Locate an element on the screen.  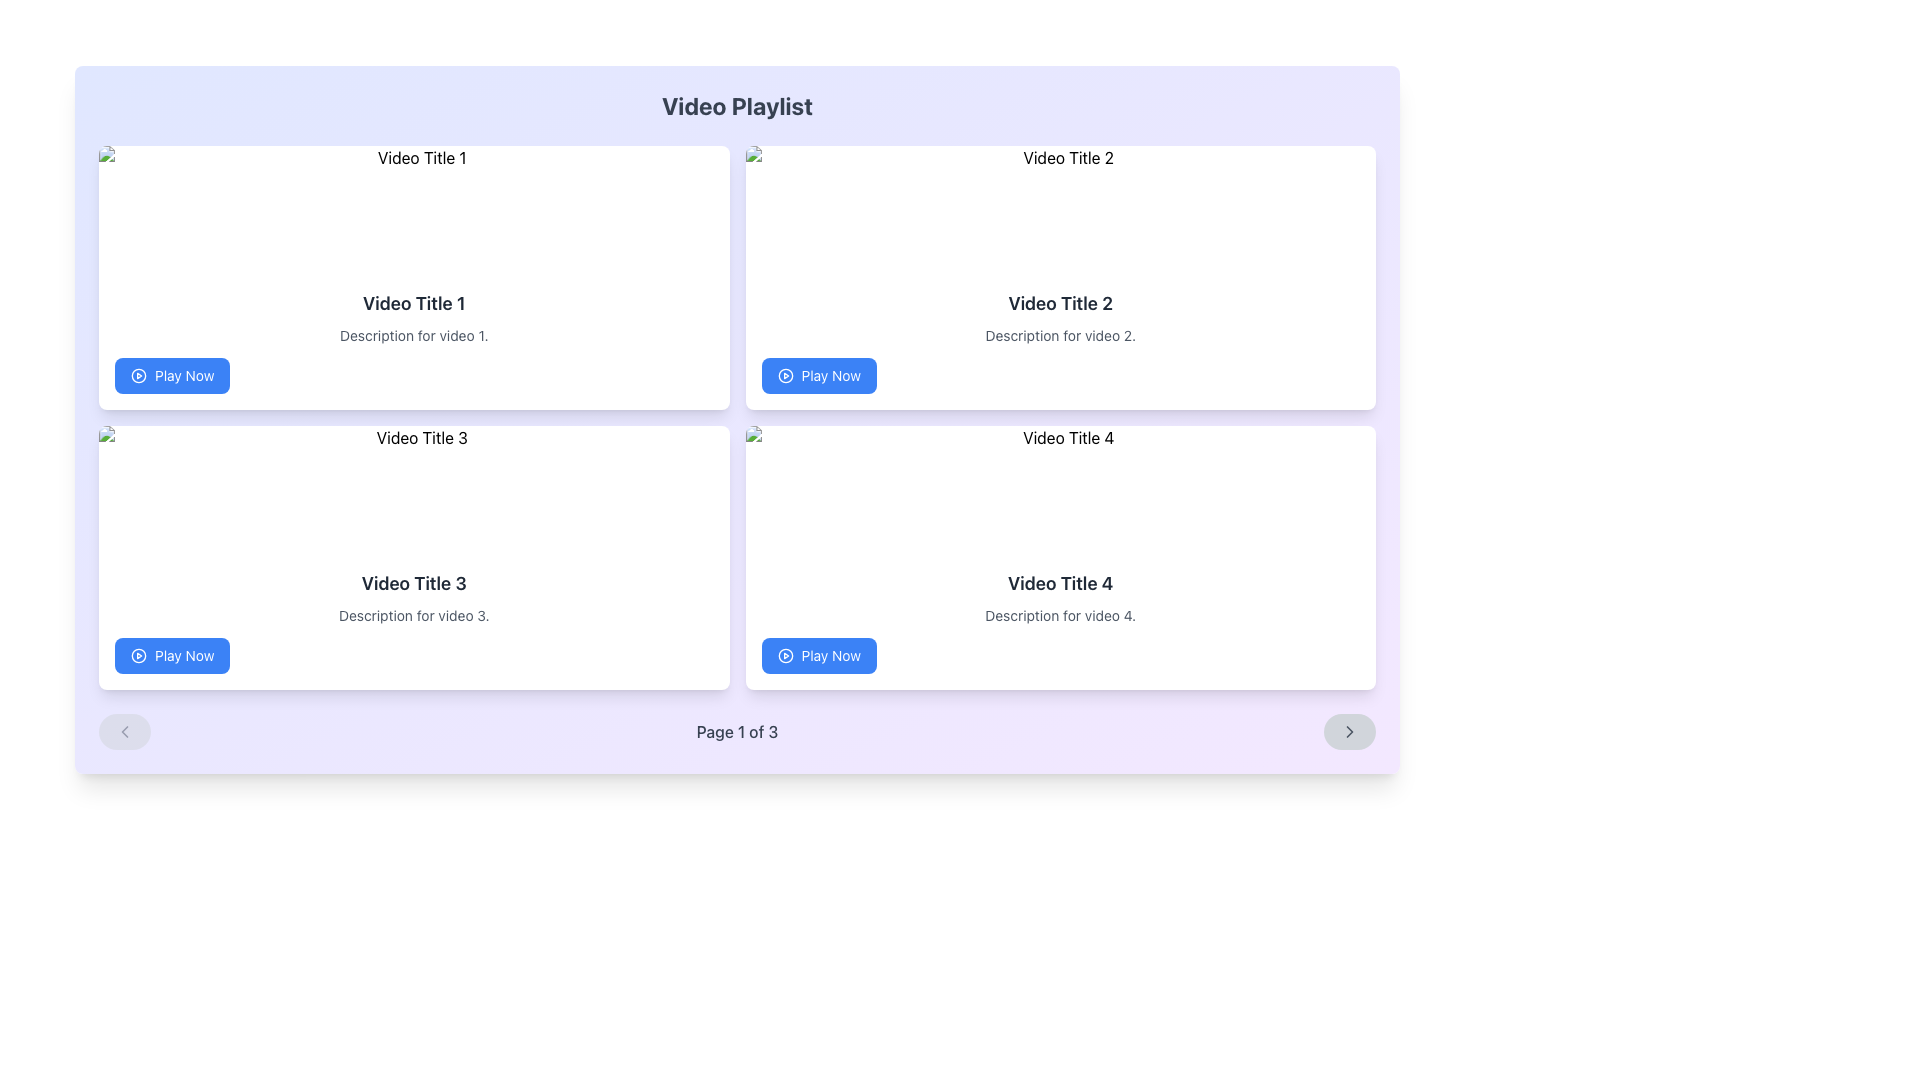
the small rounded rectangular navigation button with a gray background and right-chevron icon, located at the far right of the pagination controls, to provide visual feedback is located at coordinates (1349, 732).